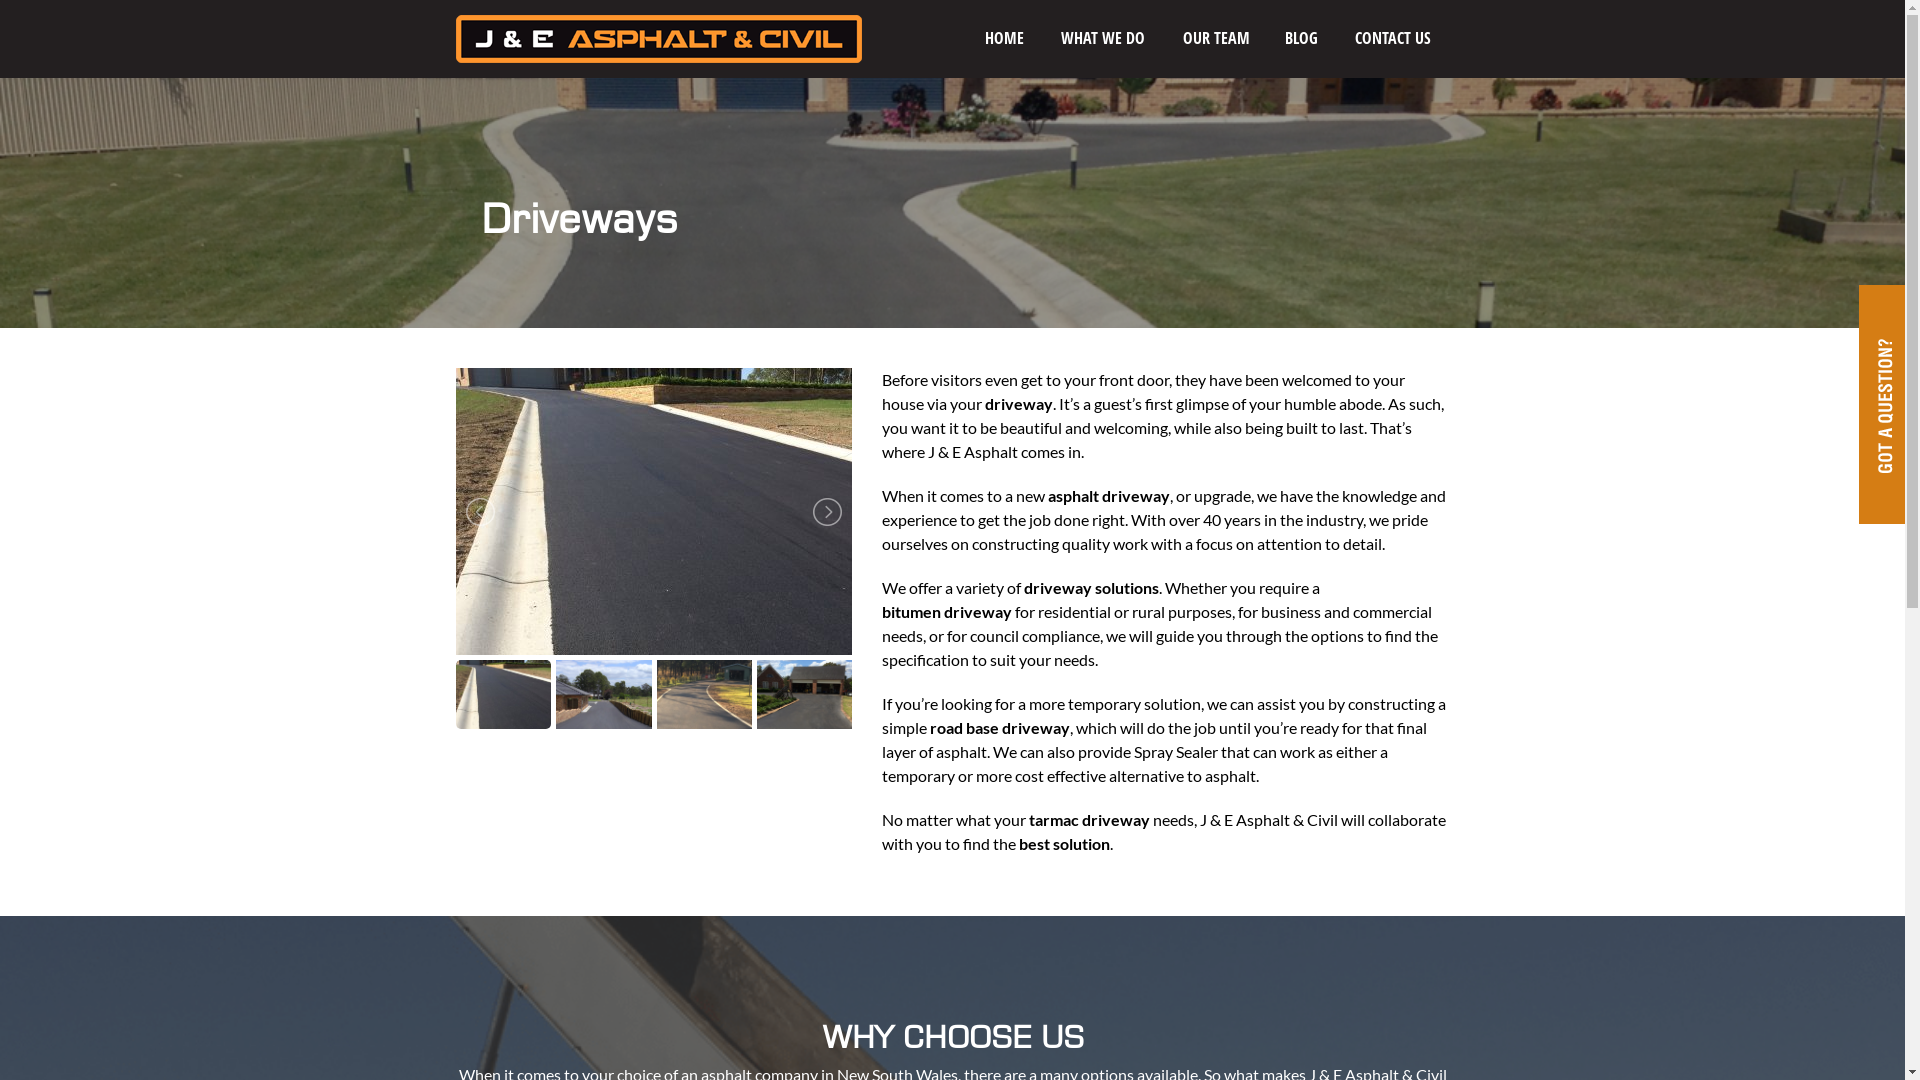  What do you see at coordinates (1339, 38) in the screenshot?
I see `'CONTACT US'` at bounding box center [1339, 38].